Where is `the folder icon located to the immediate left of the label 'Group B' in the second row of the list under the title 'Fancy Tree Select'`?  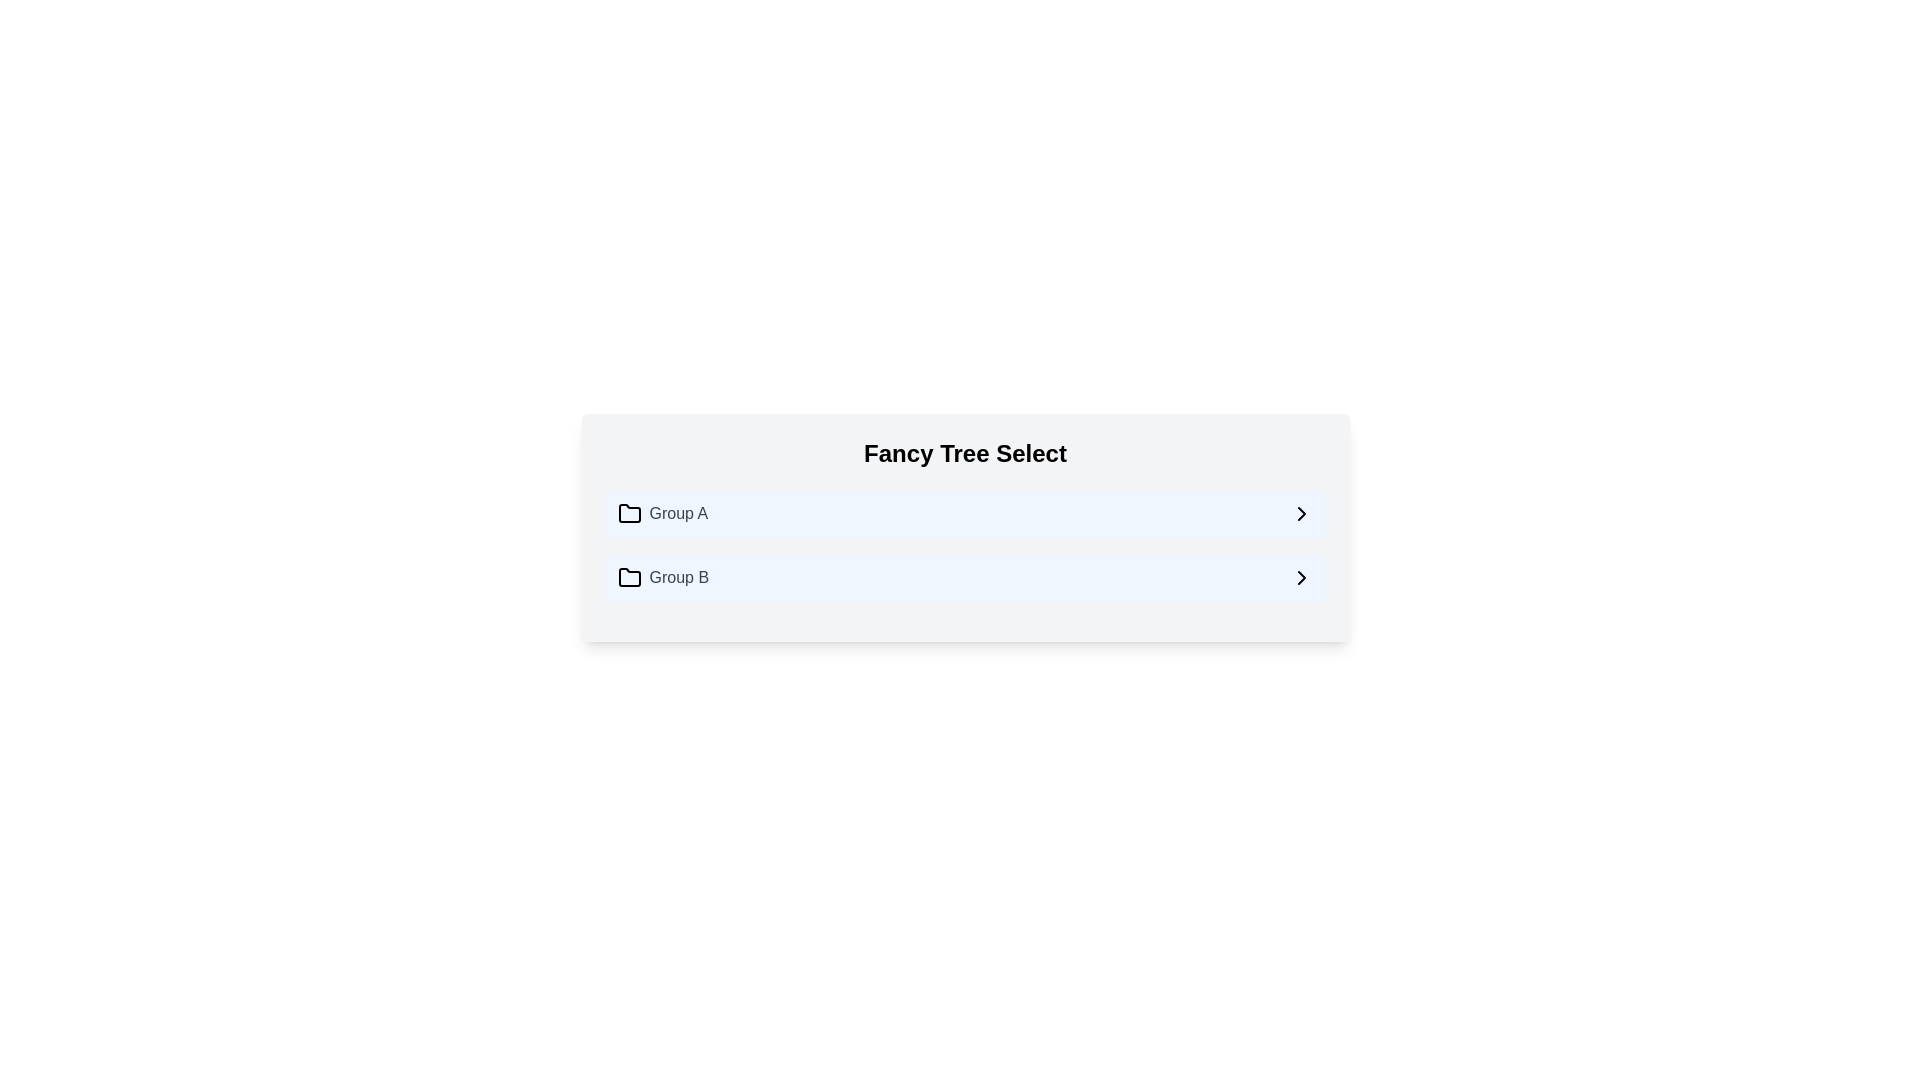
the folder icon located to the immediate left of the label 'Group B' in the second row of the list under the title 'Fancy Tree Select' is located at coordinates (628, 577).